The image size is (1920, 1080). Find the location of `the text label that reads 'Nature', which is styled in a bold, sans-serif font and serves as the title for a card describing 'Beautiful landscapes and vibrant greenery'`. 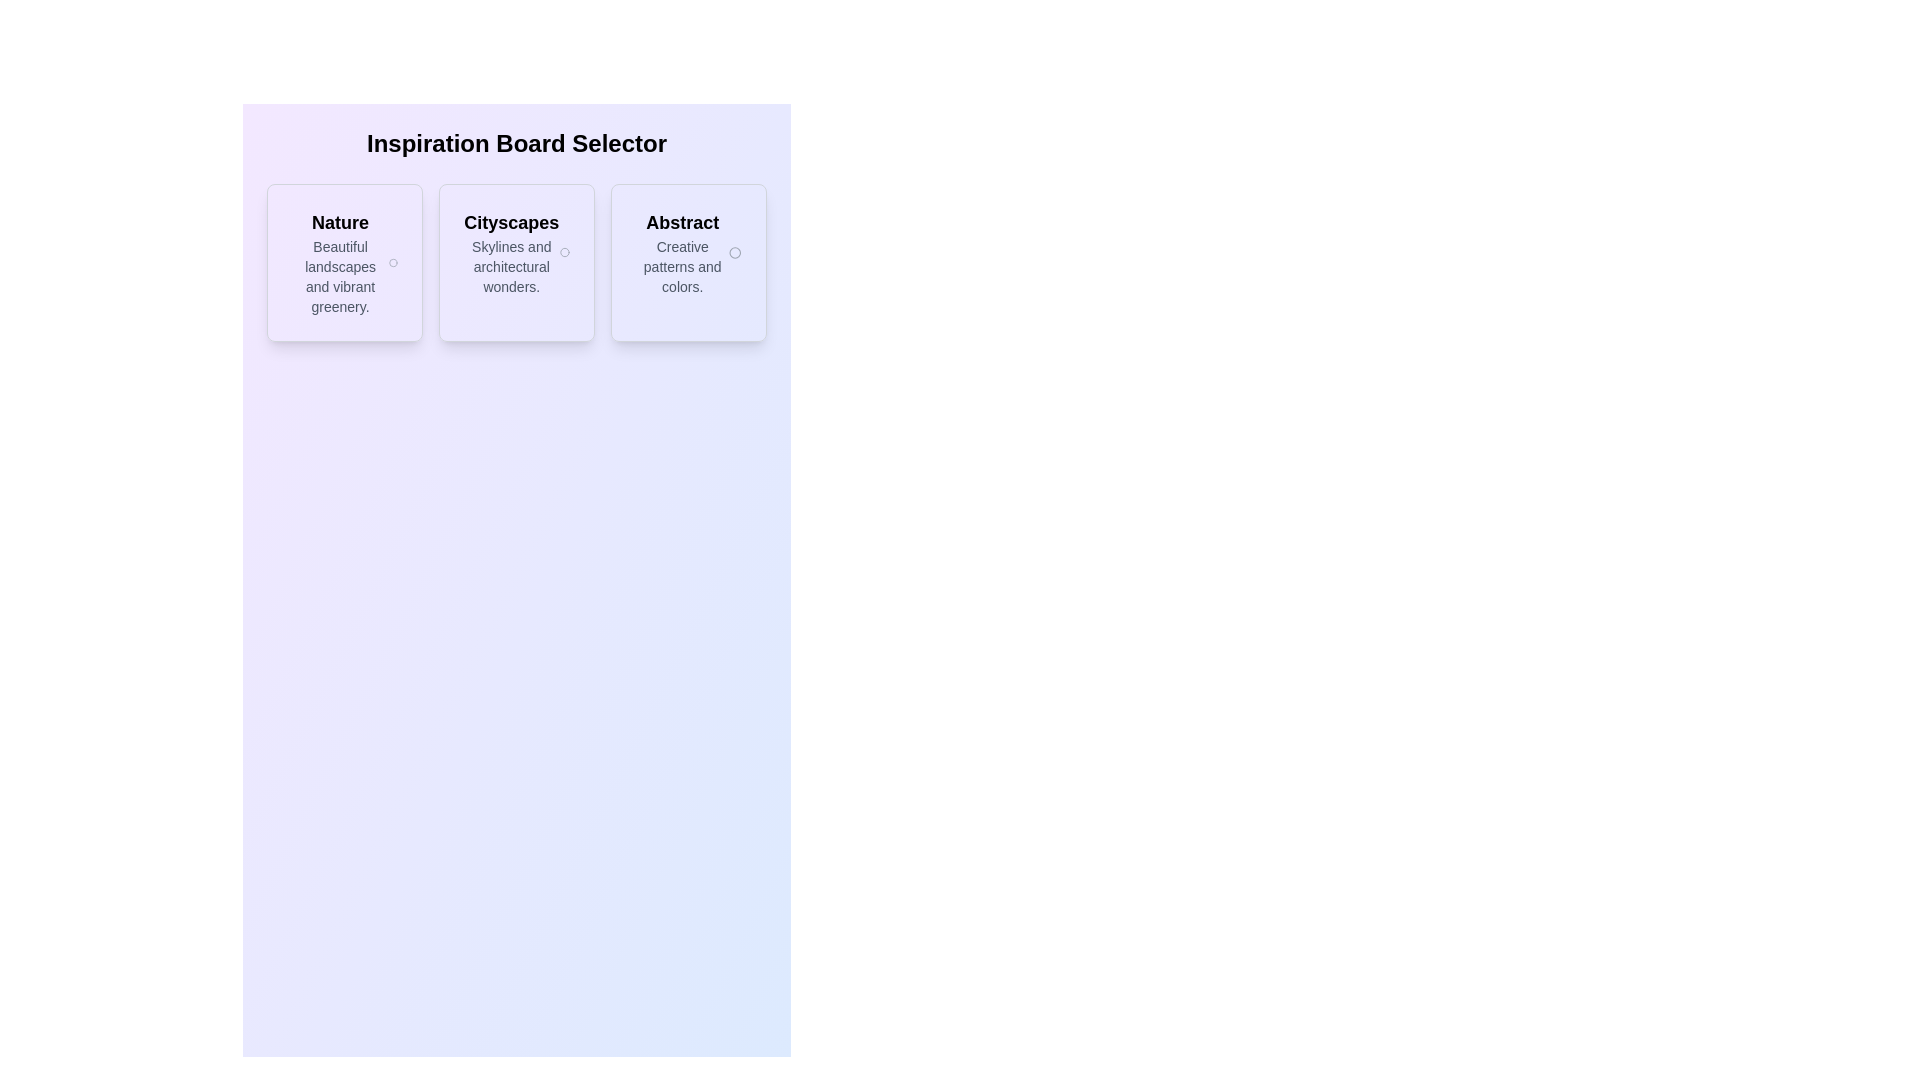

the text label that reads 'Nature', which is styled in a bold, sans-serif font and serves as the title for a card describing 'Beautiful landscapes and vibrant greenery' is located at coordinates (340, 223).